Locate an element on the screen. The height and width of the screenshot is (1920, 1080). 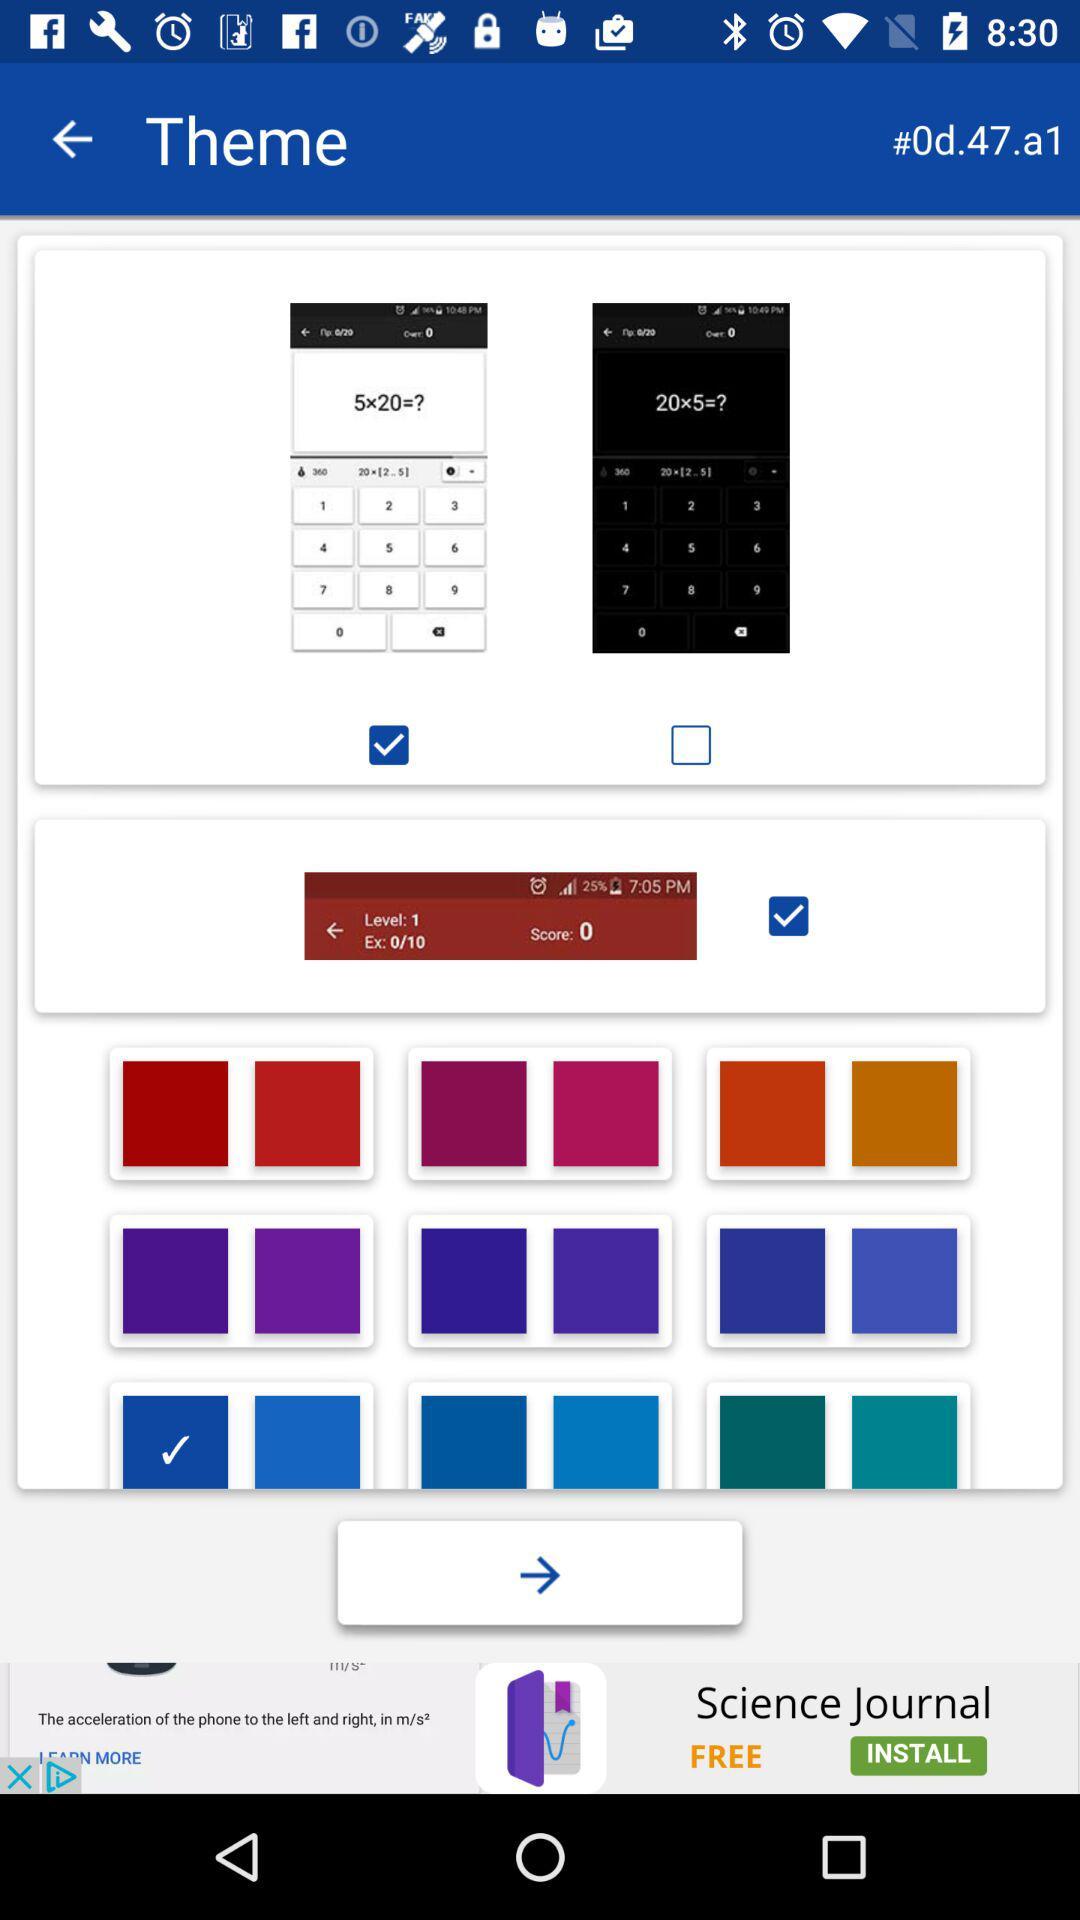
light green option is located at coordinates (771, 1448).